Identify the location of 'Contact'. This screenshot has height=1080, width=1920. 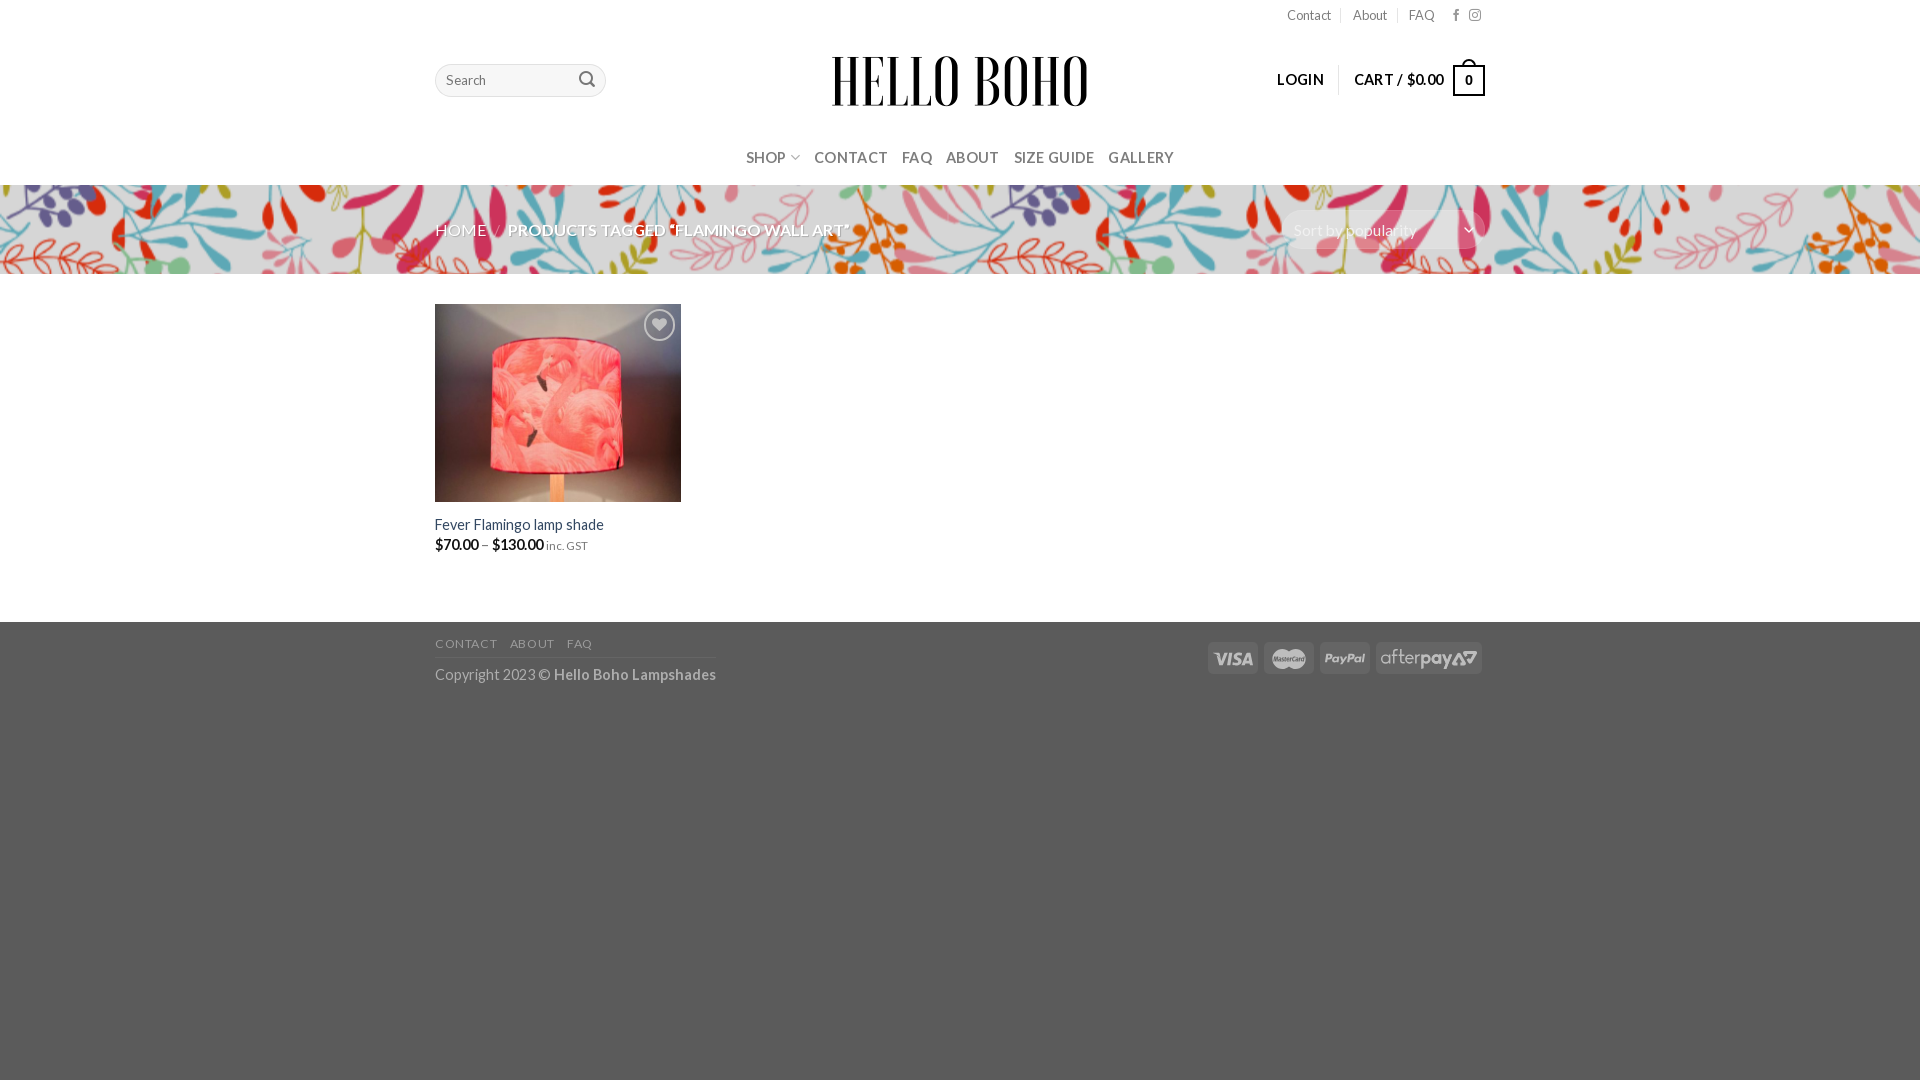
(1309, 15).